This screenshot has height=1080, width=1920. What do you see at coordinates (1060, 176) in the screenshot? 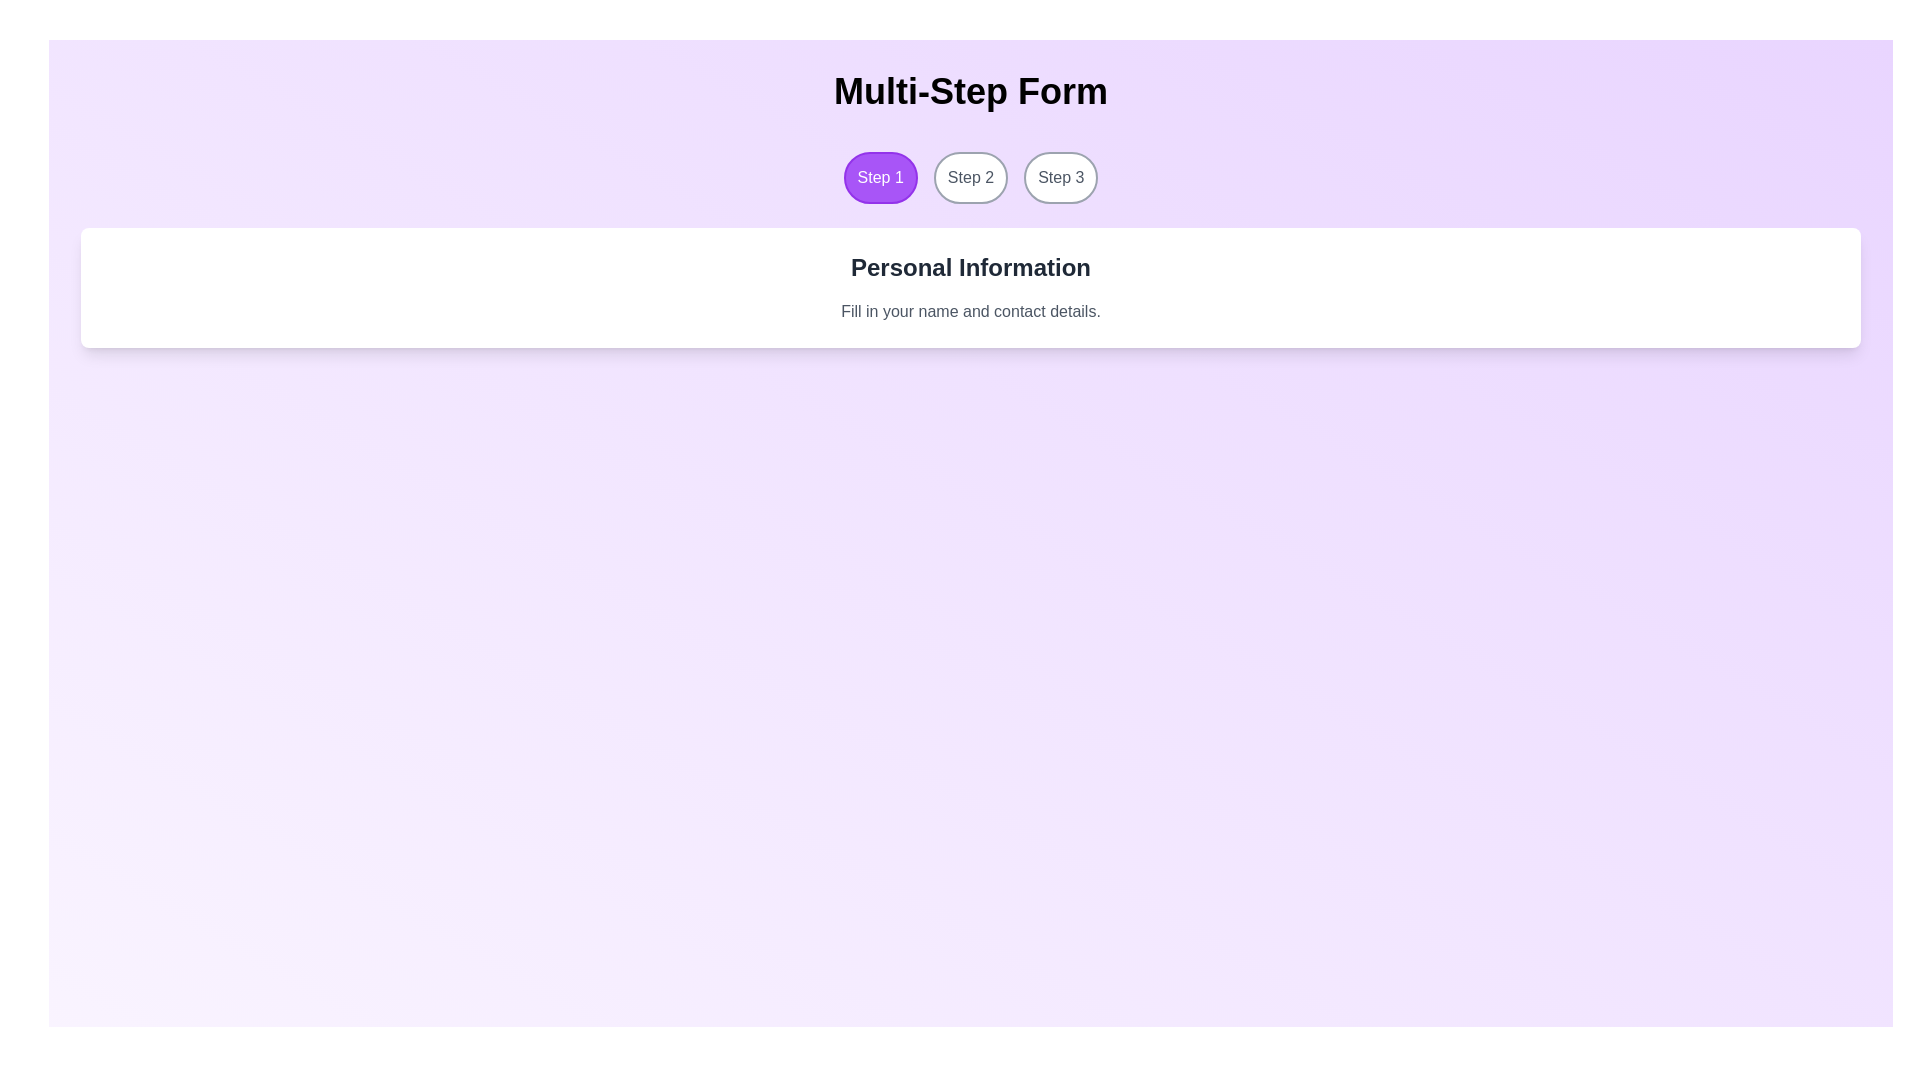
I see `the third step button` at bounding box center [1060, 176].